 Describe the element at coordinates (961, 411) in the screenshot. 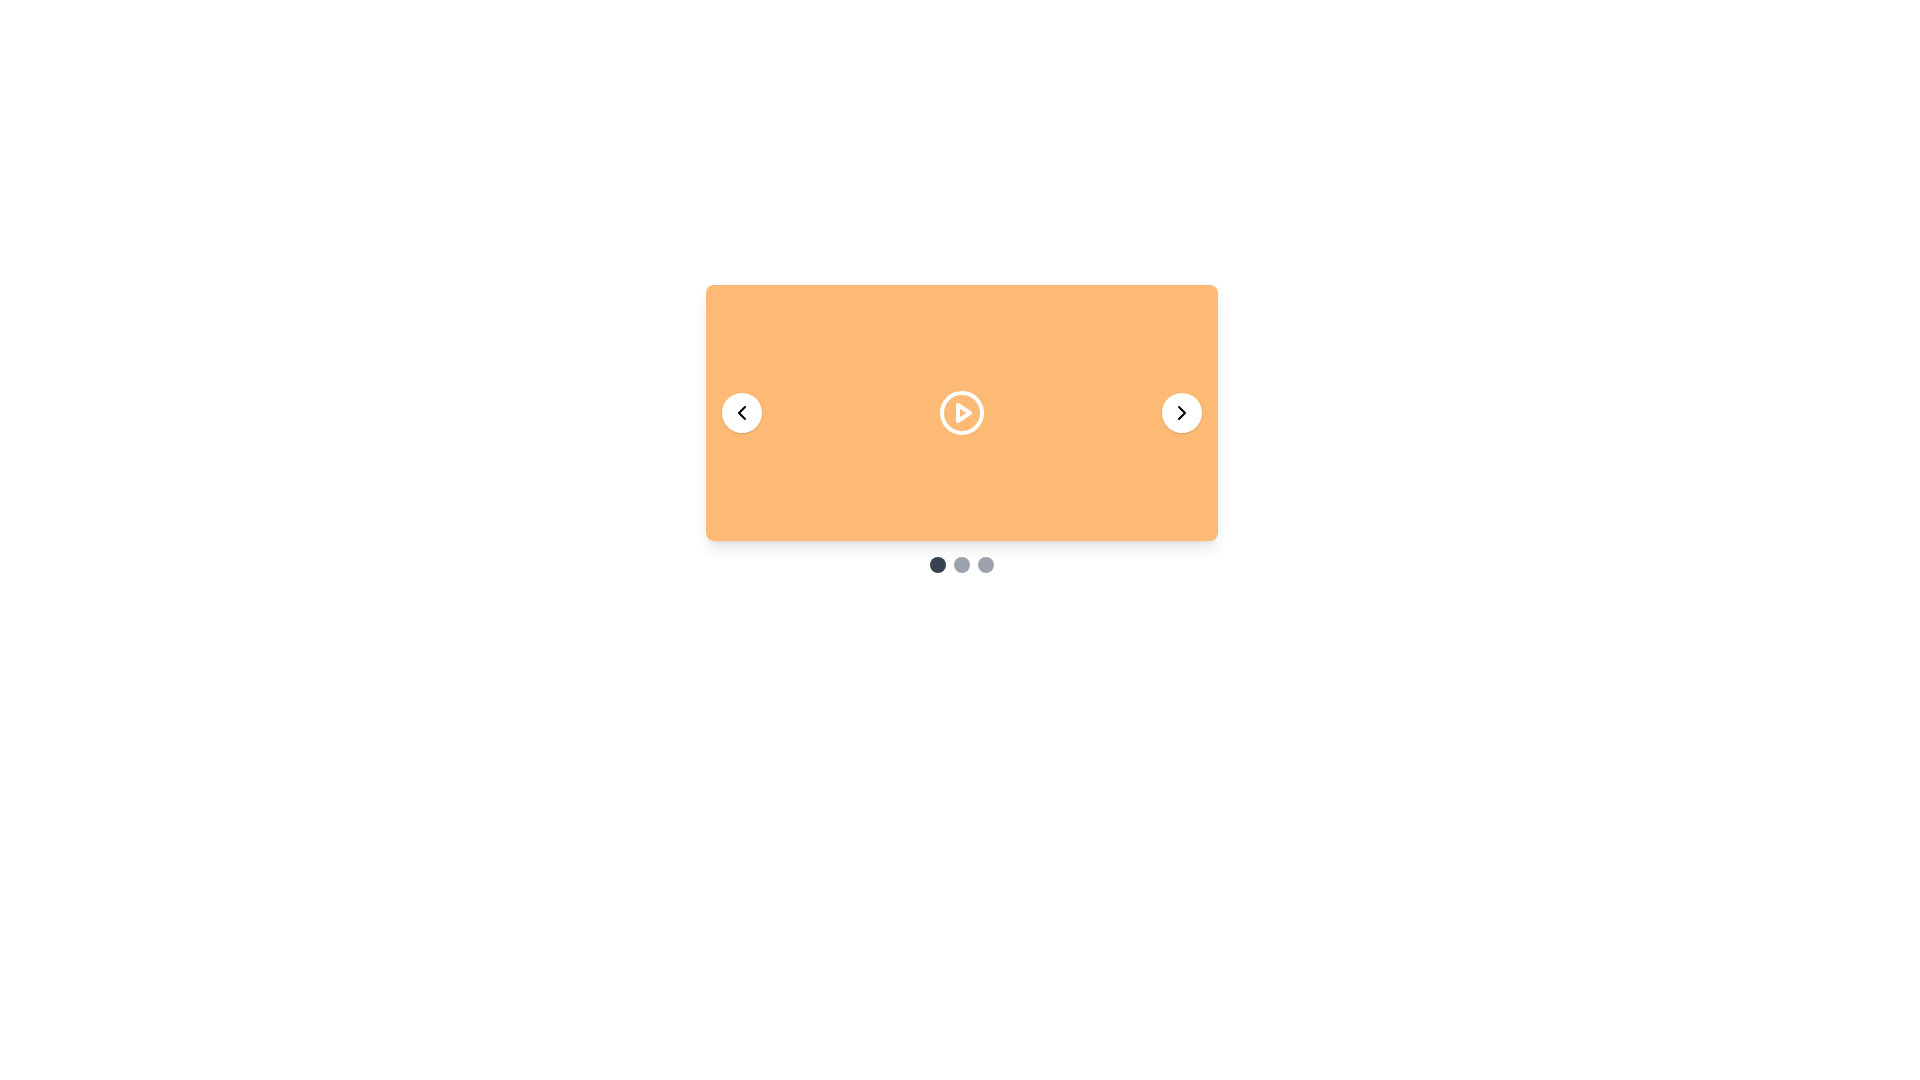

I see `the circular play button with a triangle pointing to the right, which is centrally positioned within an orange background to play the content` at that location.